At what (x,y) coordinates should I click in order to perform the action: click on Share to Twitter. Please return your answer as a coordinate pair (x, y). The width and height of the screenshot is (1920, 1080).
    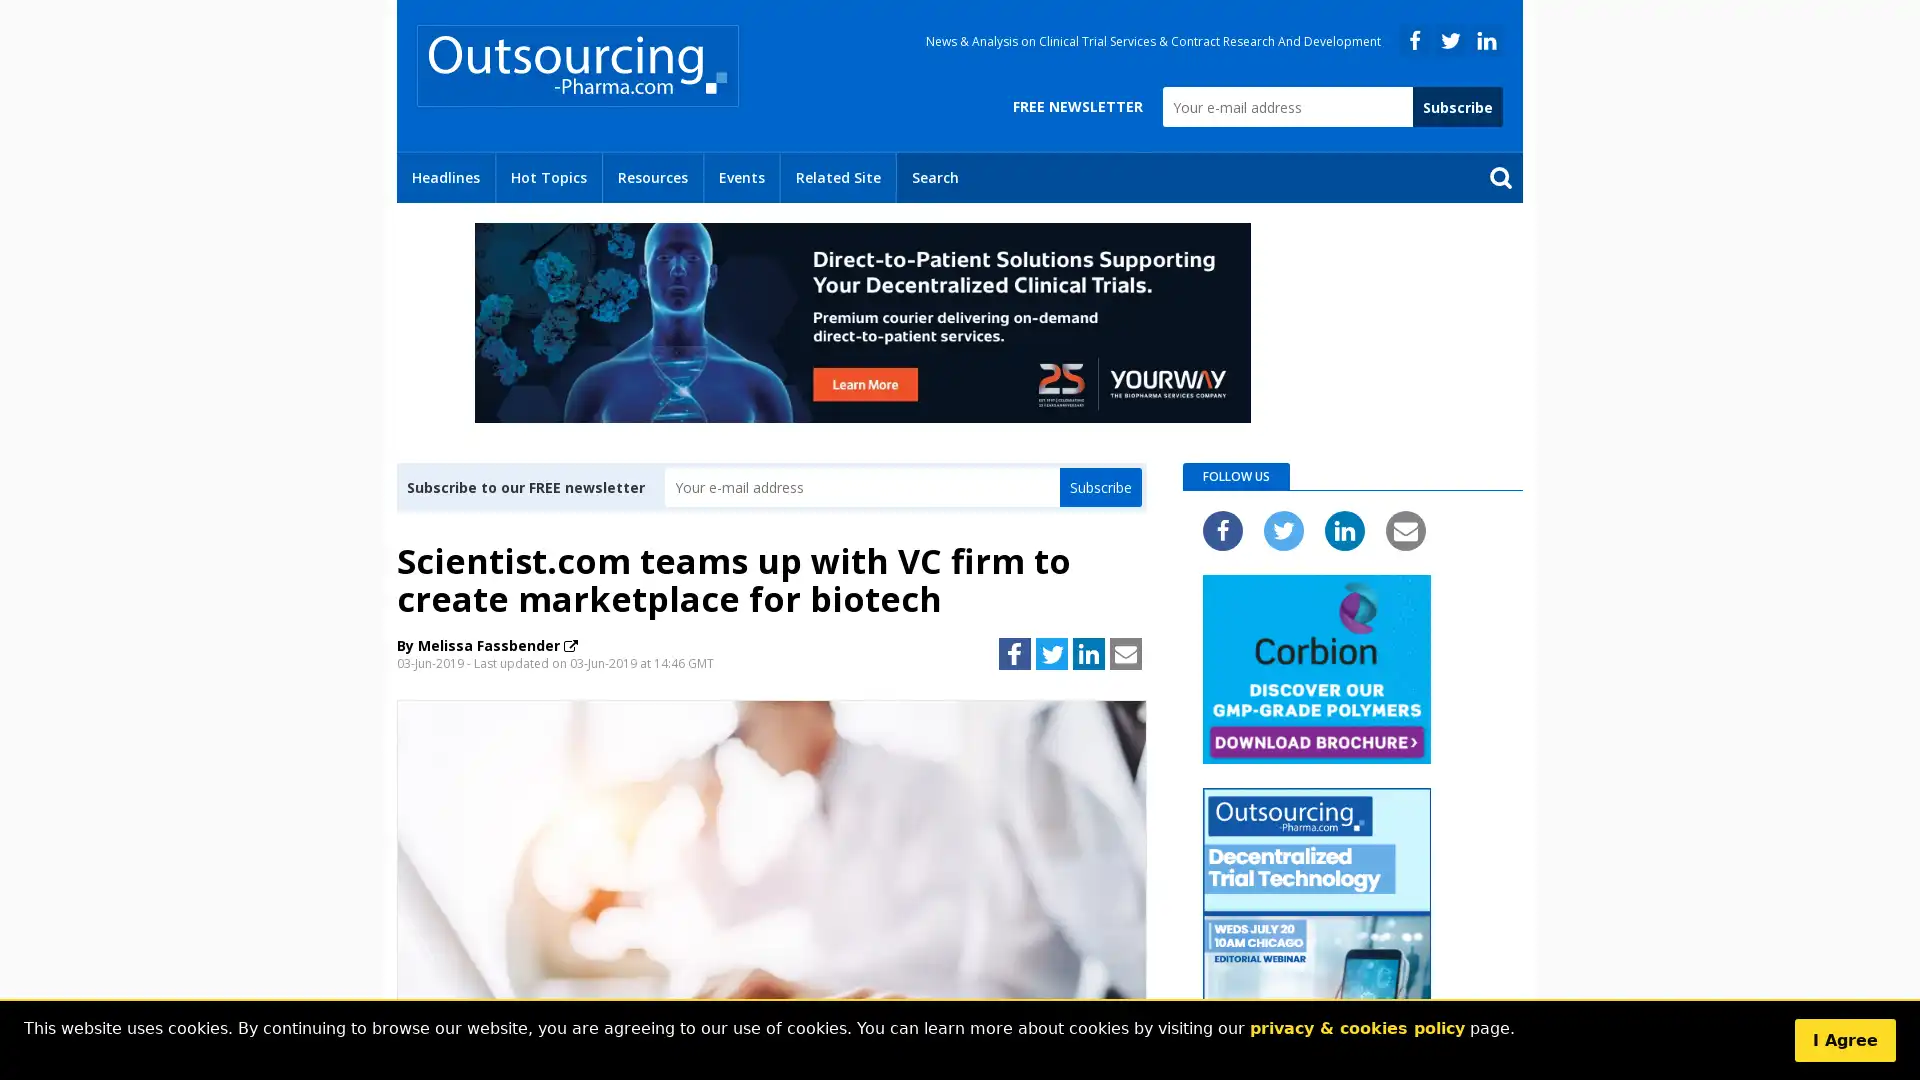
    Looking at the image, I should click on (1050, 652).